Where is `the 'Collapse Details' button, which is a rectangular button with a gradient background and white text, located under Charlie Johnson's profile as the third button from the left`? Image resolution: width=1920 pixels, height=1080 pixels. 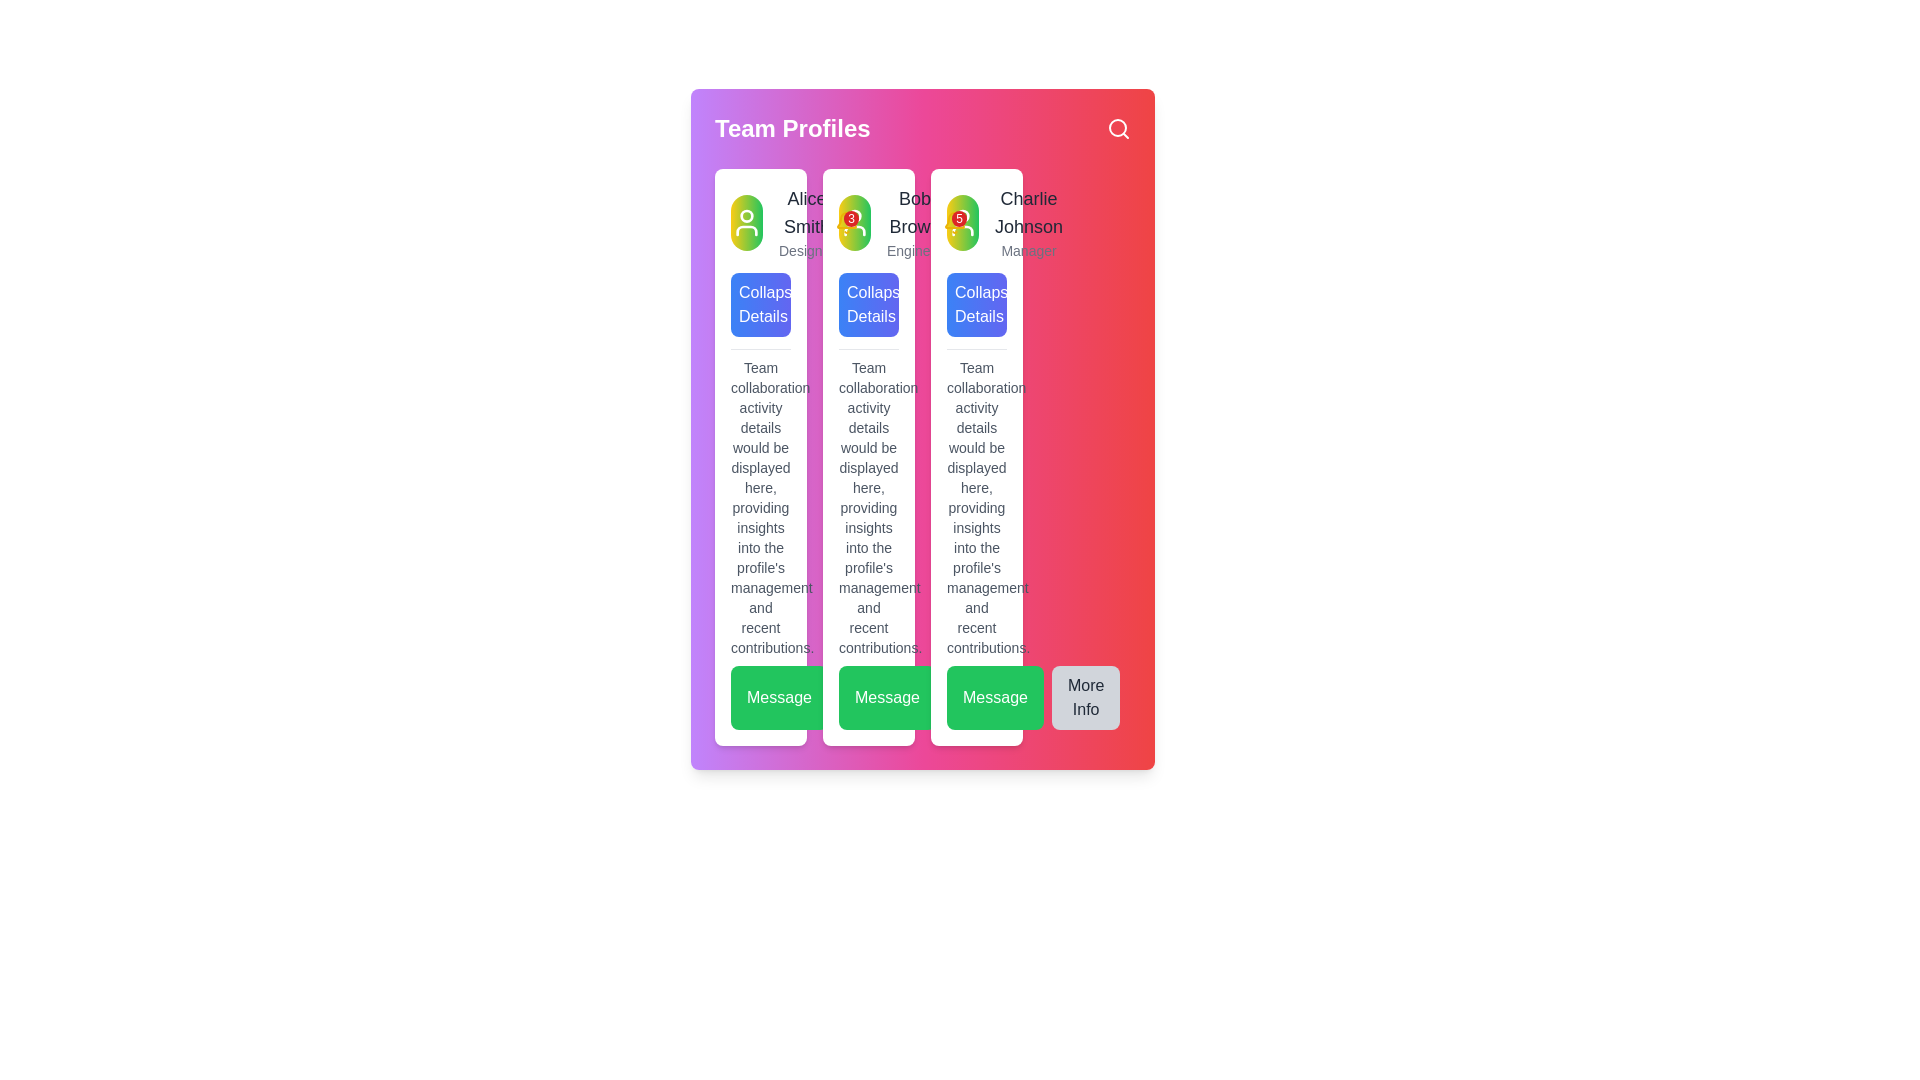
the 'Collapse Details' button, which is a rectangular button with a gradient background and white text, located under Charlie Johnson's profile as the third button from the left is located at coordinates (977, 304).